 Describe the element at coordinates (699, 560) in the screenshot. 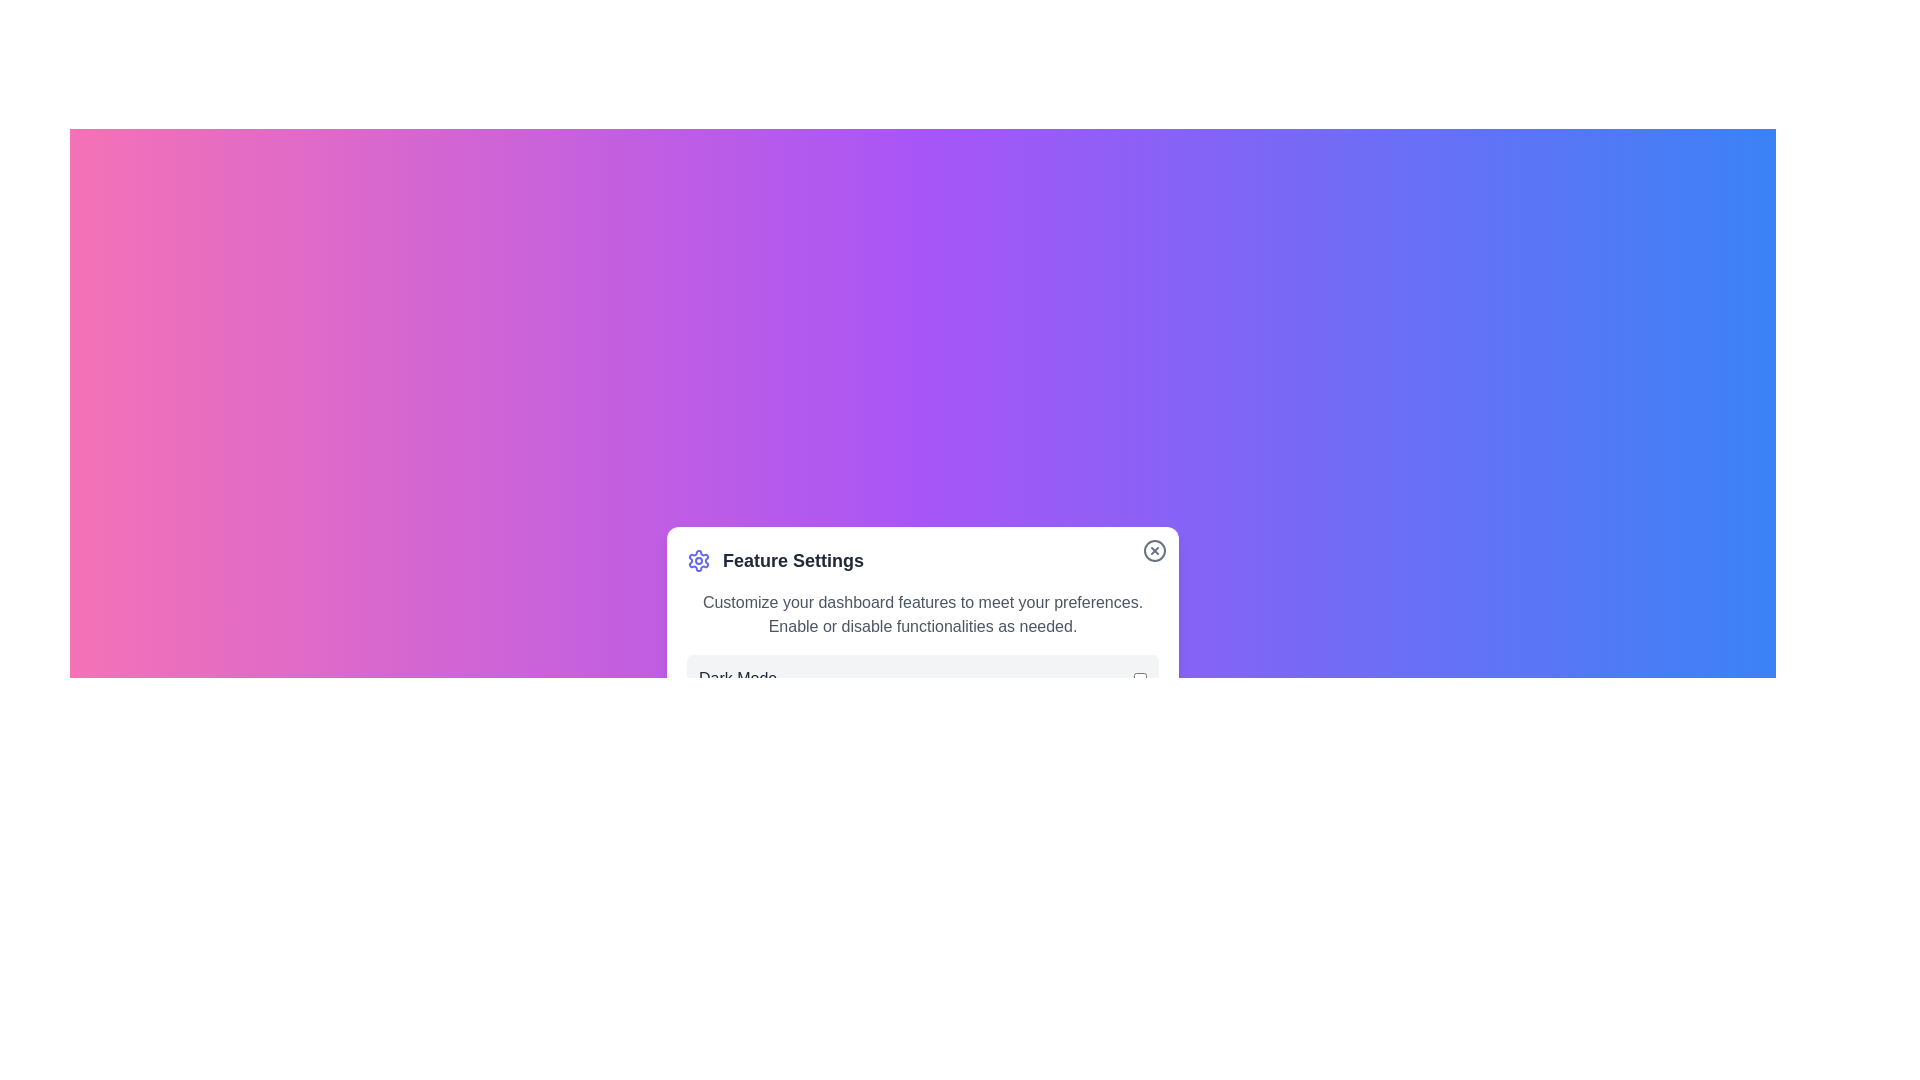

I see `the cog icon located at the top-left corner of the 'Feature Settings' modal, serving as a placeholder for feature customization` at that location.